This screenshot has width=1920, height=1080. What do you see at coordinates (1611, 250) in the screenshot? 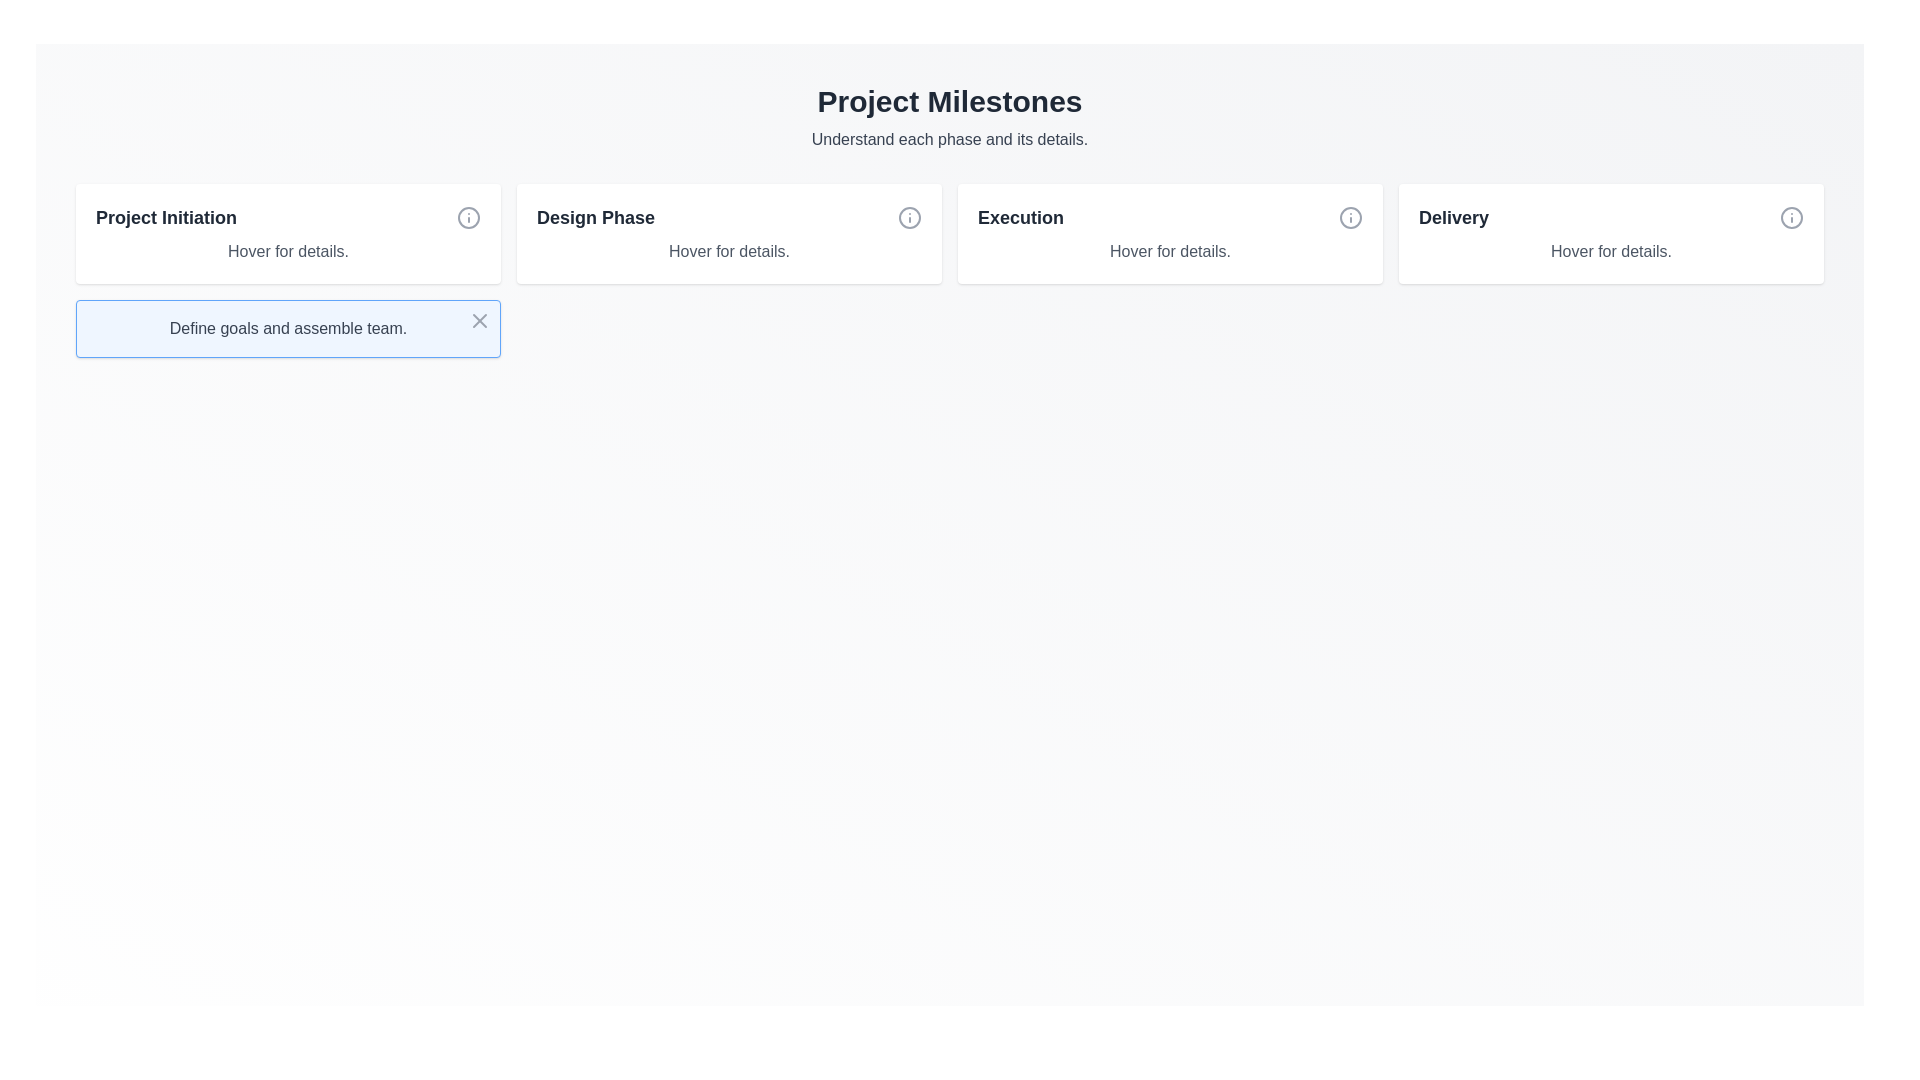
I see `text content of the gray text label reading 'Hover for details.' located below the title 'Delivery' in the Delivery card section` at bounding box center [1611, 250].